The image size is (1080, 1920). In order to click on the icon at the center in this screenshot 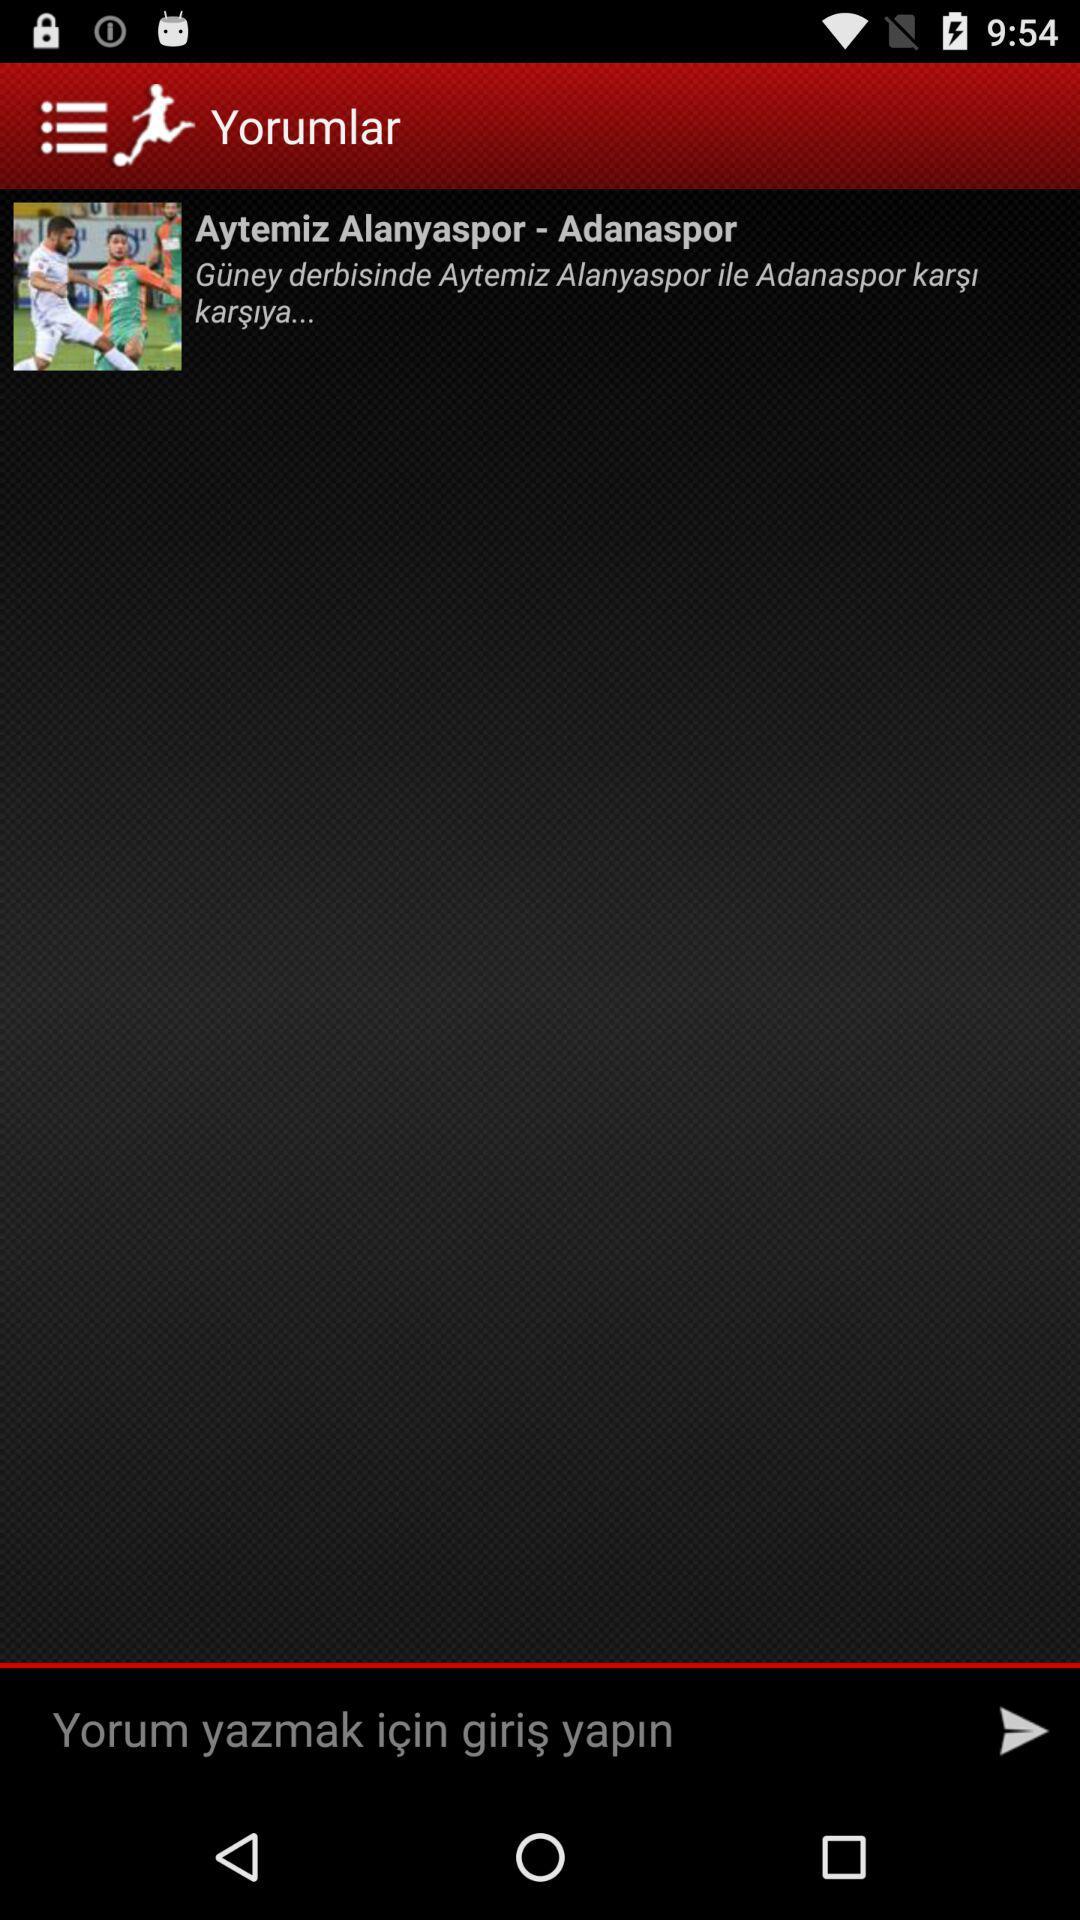, I will do `click(540, 1036)`.